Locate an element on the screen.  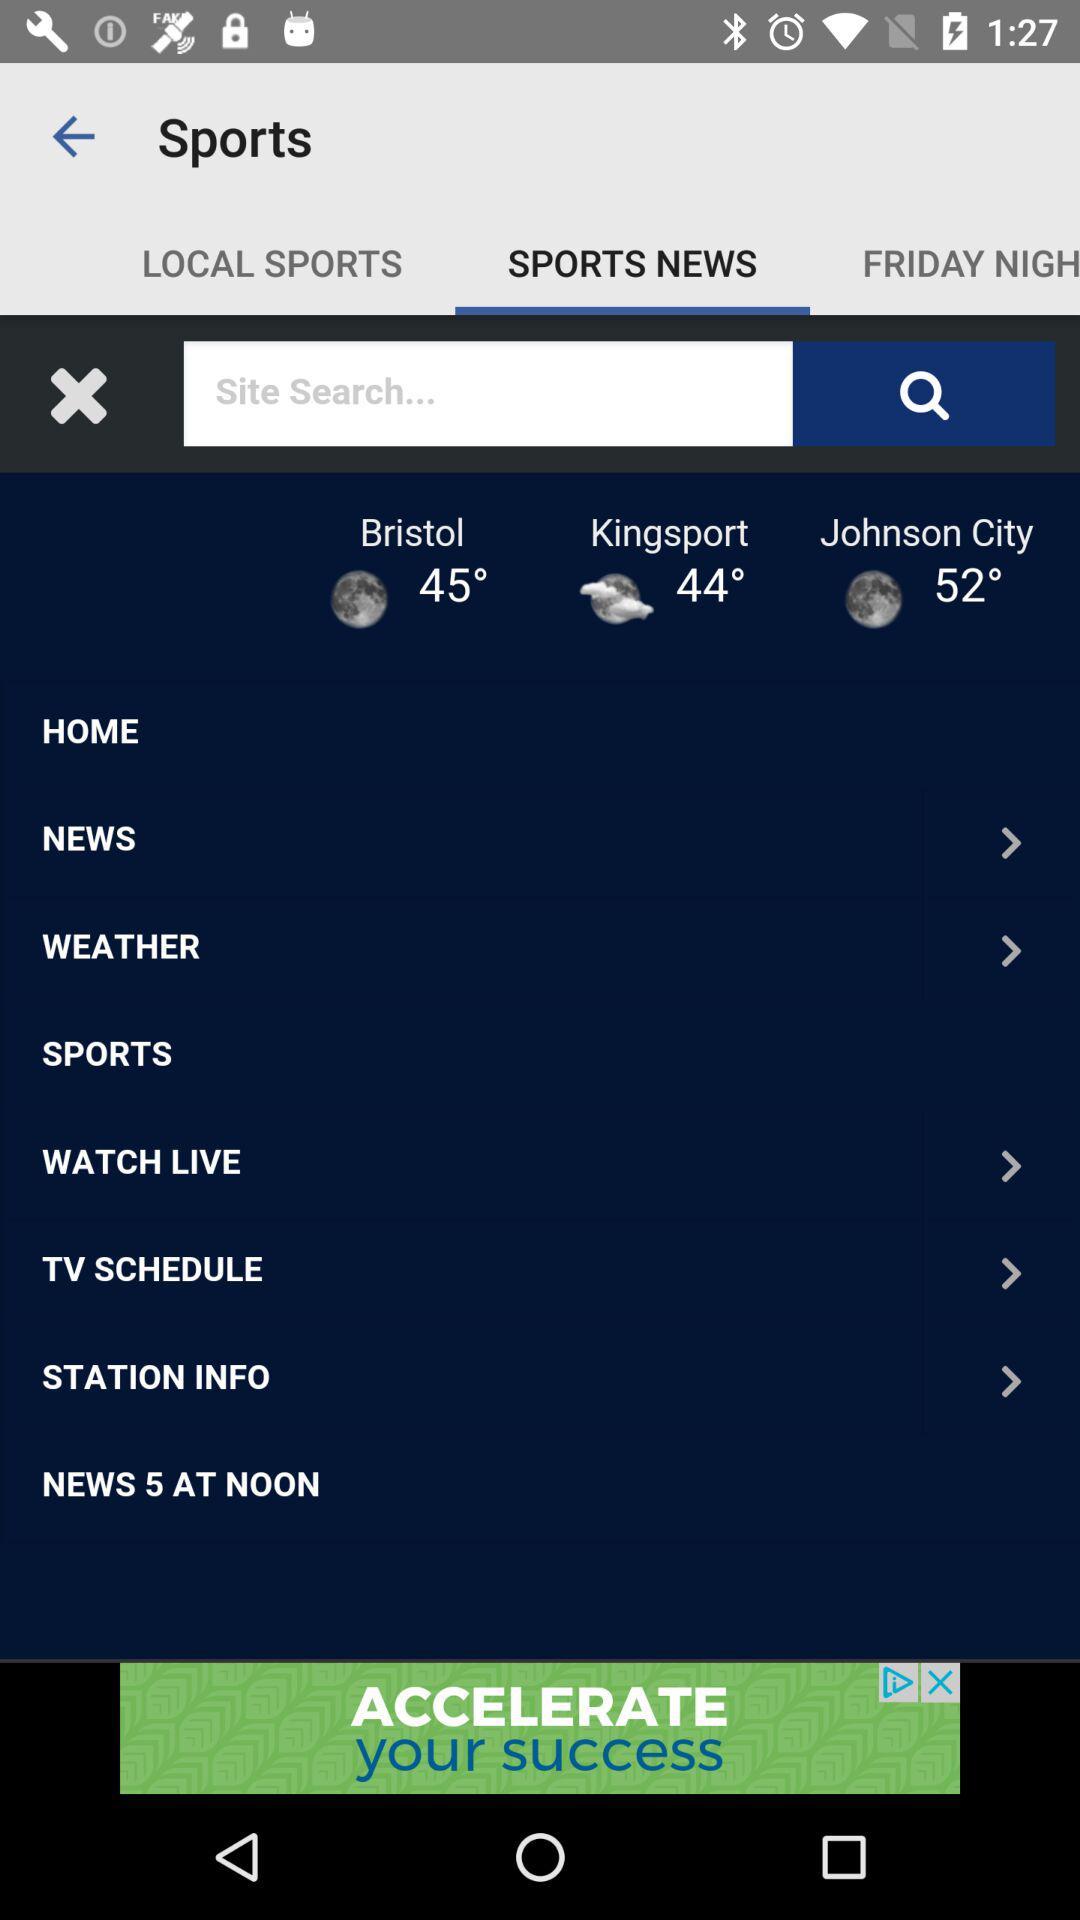
description is located at coordinates (540, 988).